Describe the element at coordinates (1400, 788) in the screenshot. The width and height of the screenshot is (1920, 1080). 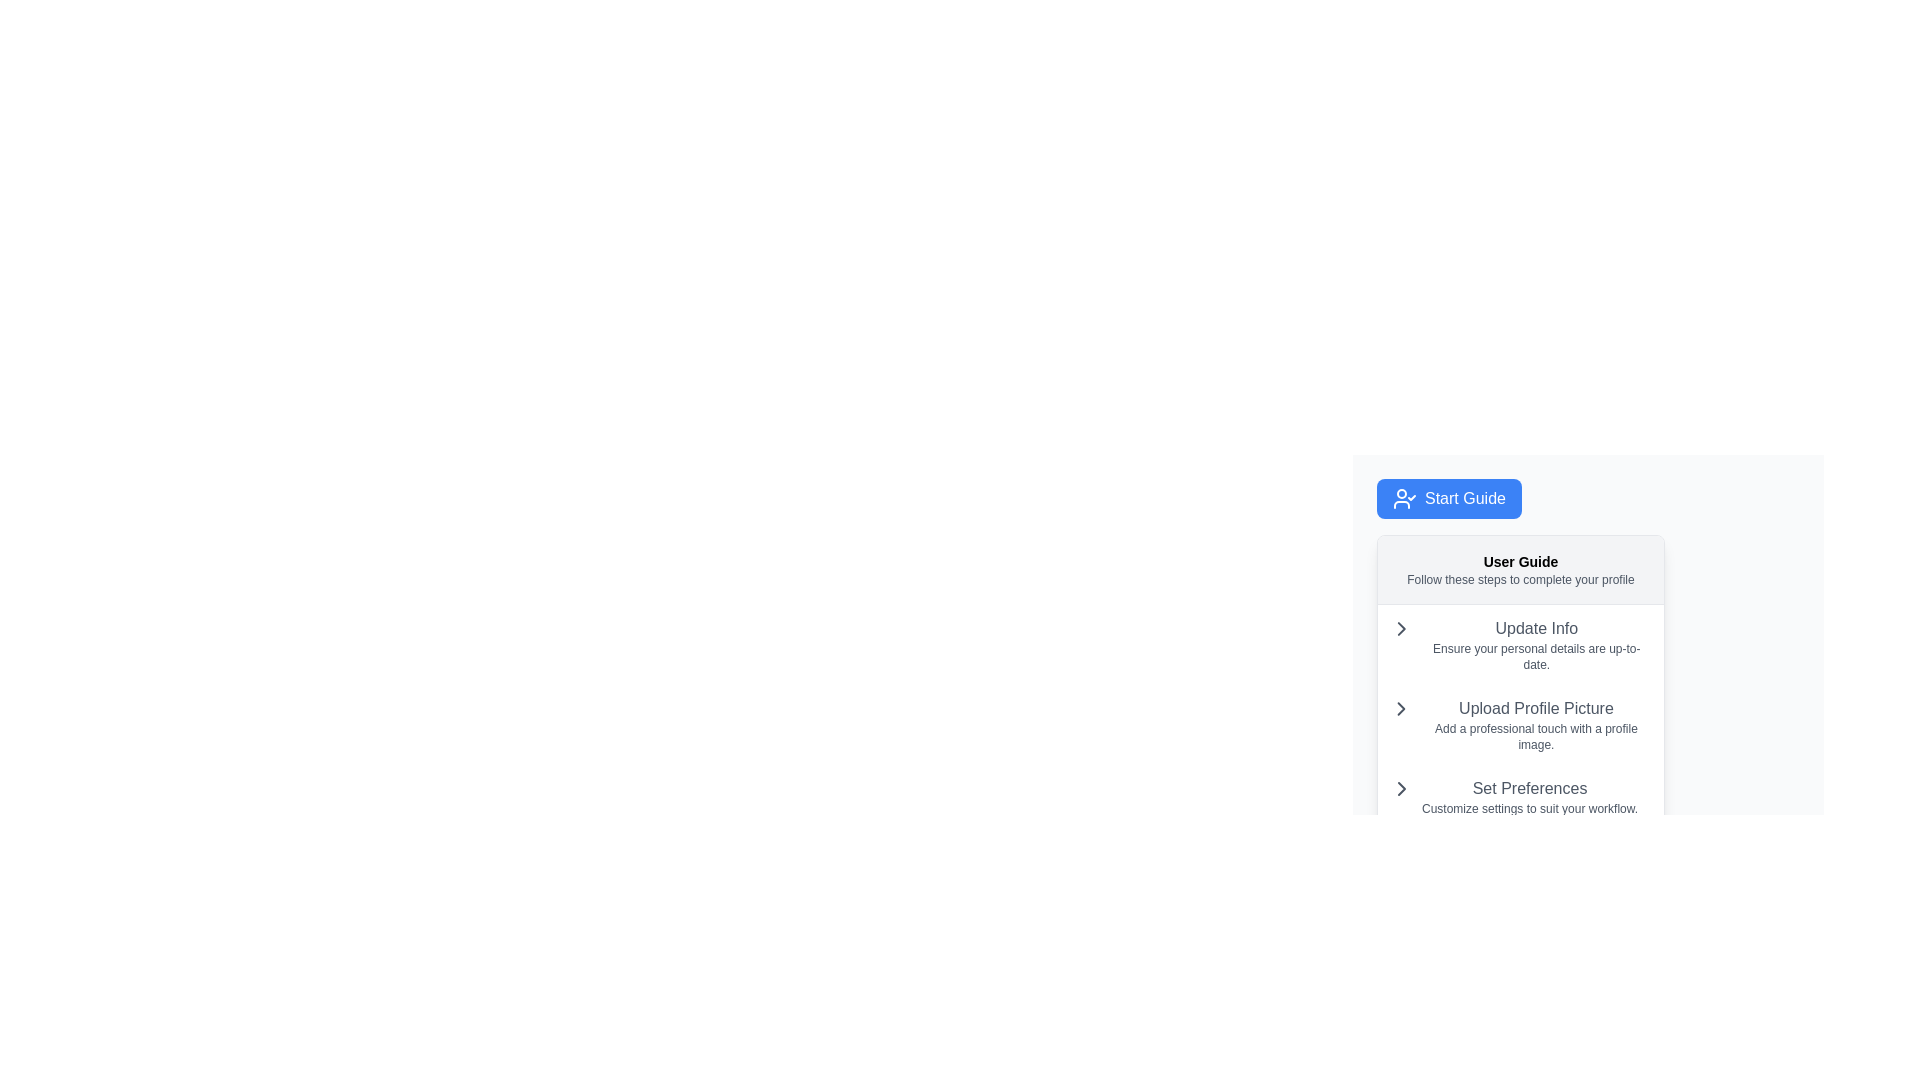
I see `the chevron icon located next to the 'Set Preferences' option to observe any hover effects` at that location.